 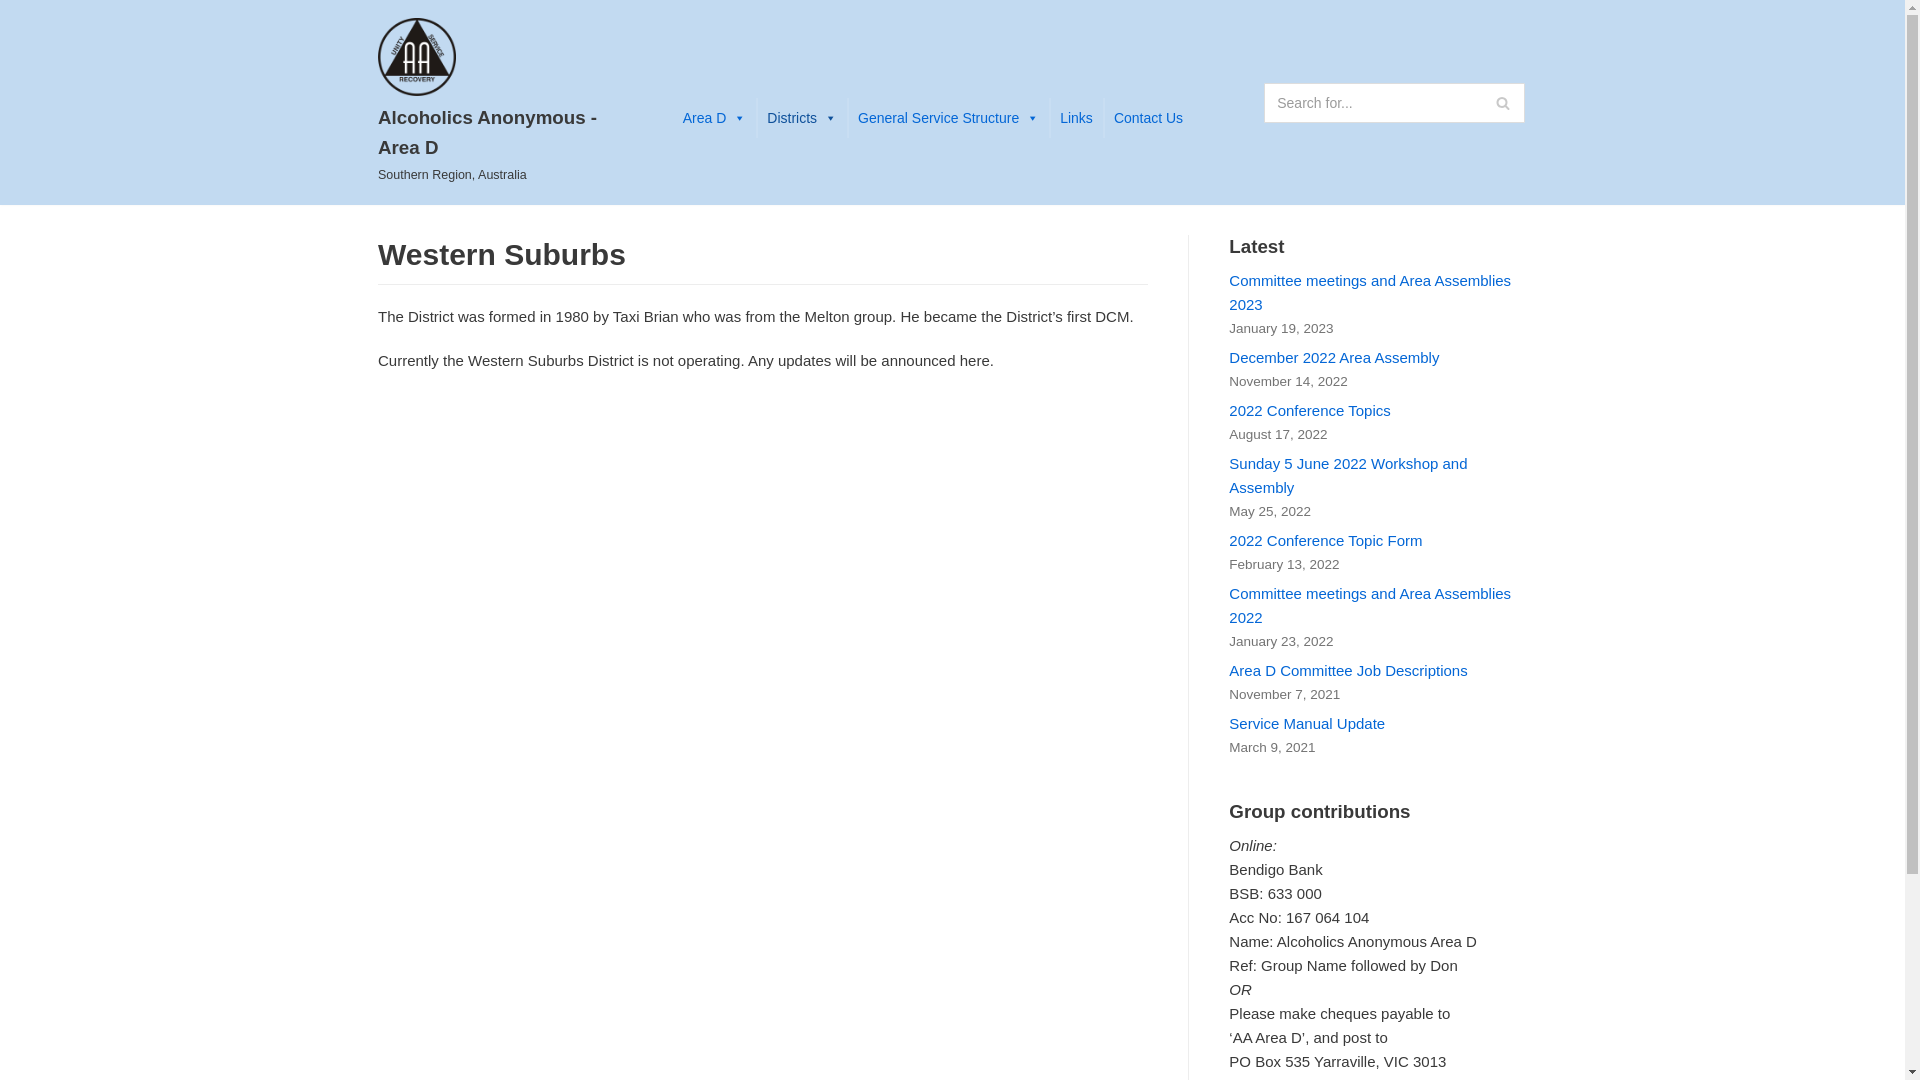 What do you see at coordinates (1348, 670) in the screenshot?
I see `'Area D Committee Job Descriptions'` at bounding box center [1348, 670].